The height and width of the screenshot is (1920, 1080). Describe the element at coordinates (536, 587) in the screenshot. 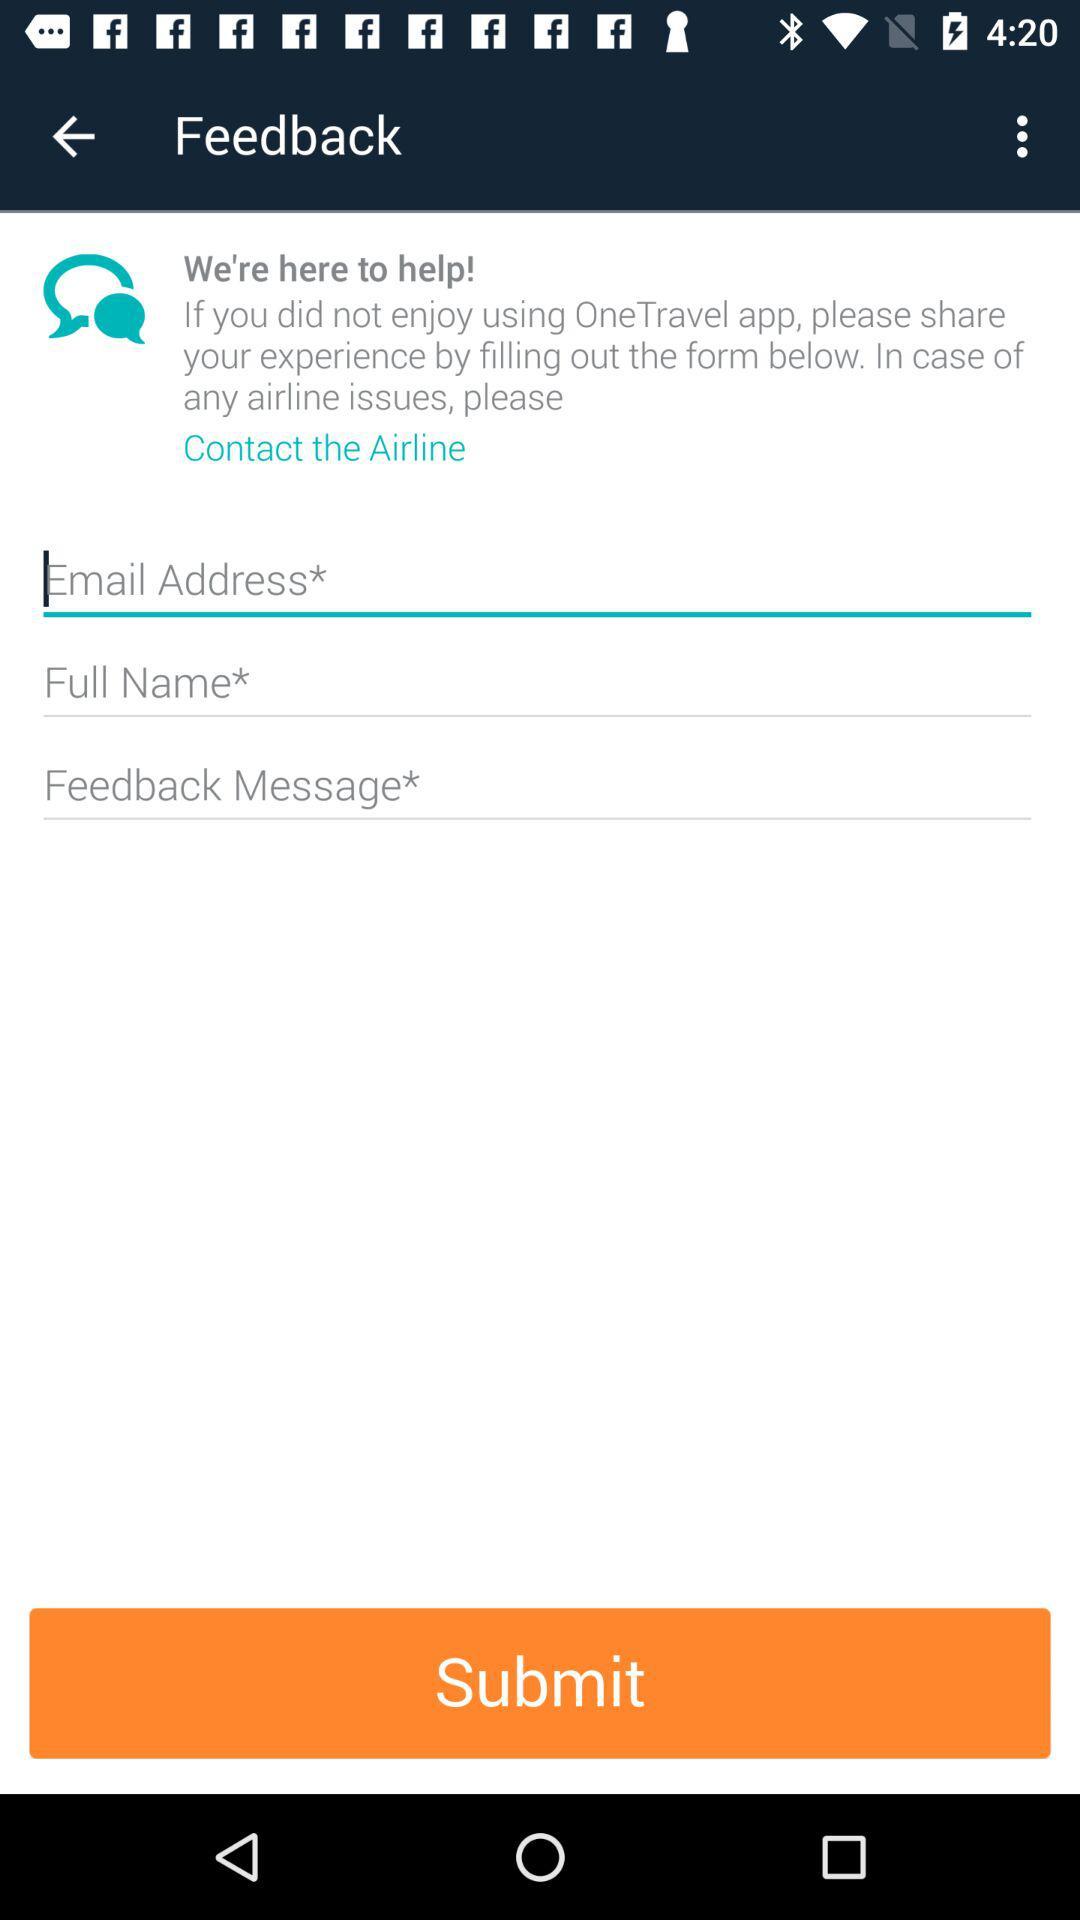

I see `the frist name field` at that location.